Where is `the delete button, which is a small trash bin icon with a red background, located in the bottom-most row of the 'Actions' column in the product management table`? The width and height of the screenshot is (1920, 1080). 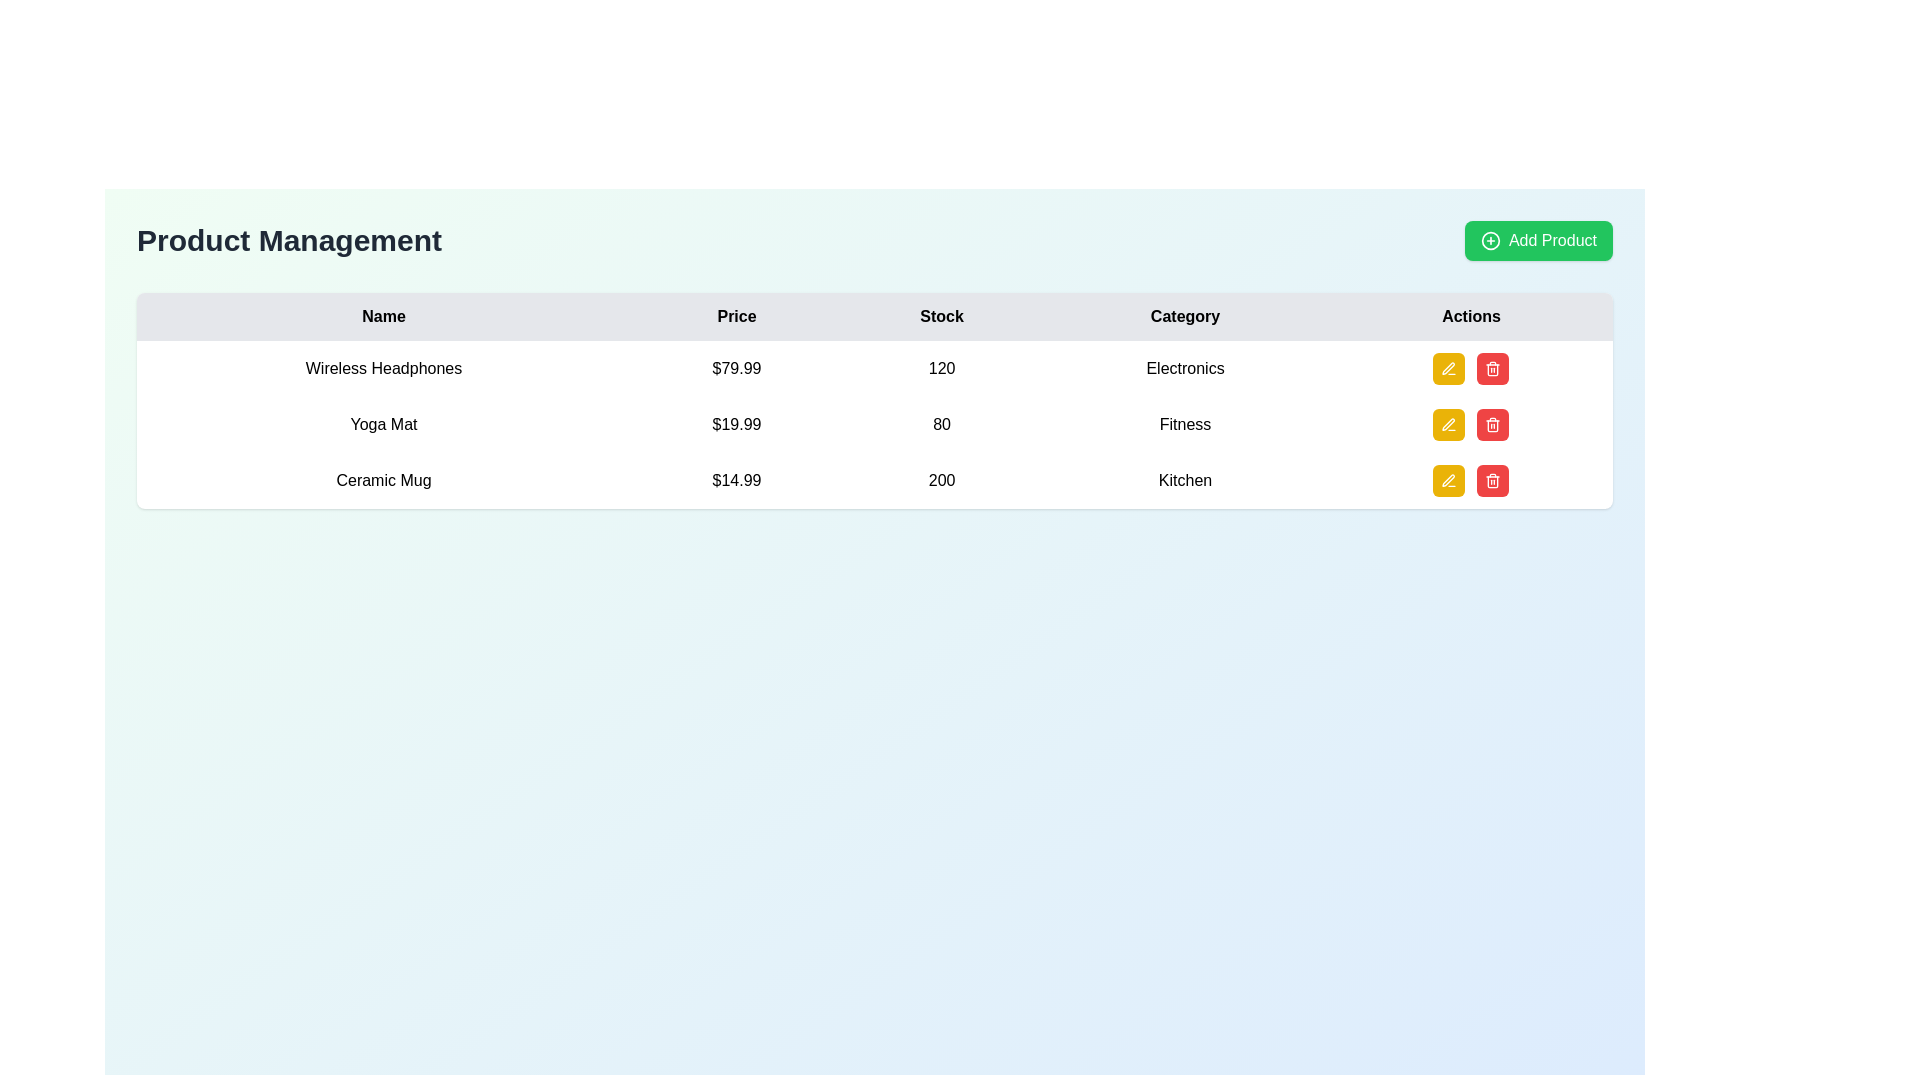 the delete button, which is a small trash bin icon with a red background, located in the bottom-most row of the 'Actions' column in the product management table is located at coordinates (1493, 423).